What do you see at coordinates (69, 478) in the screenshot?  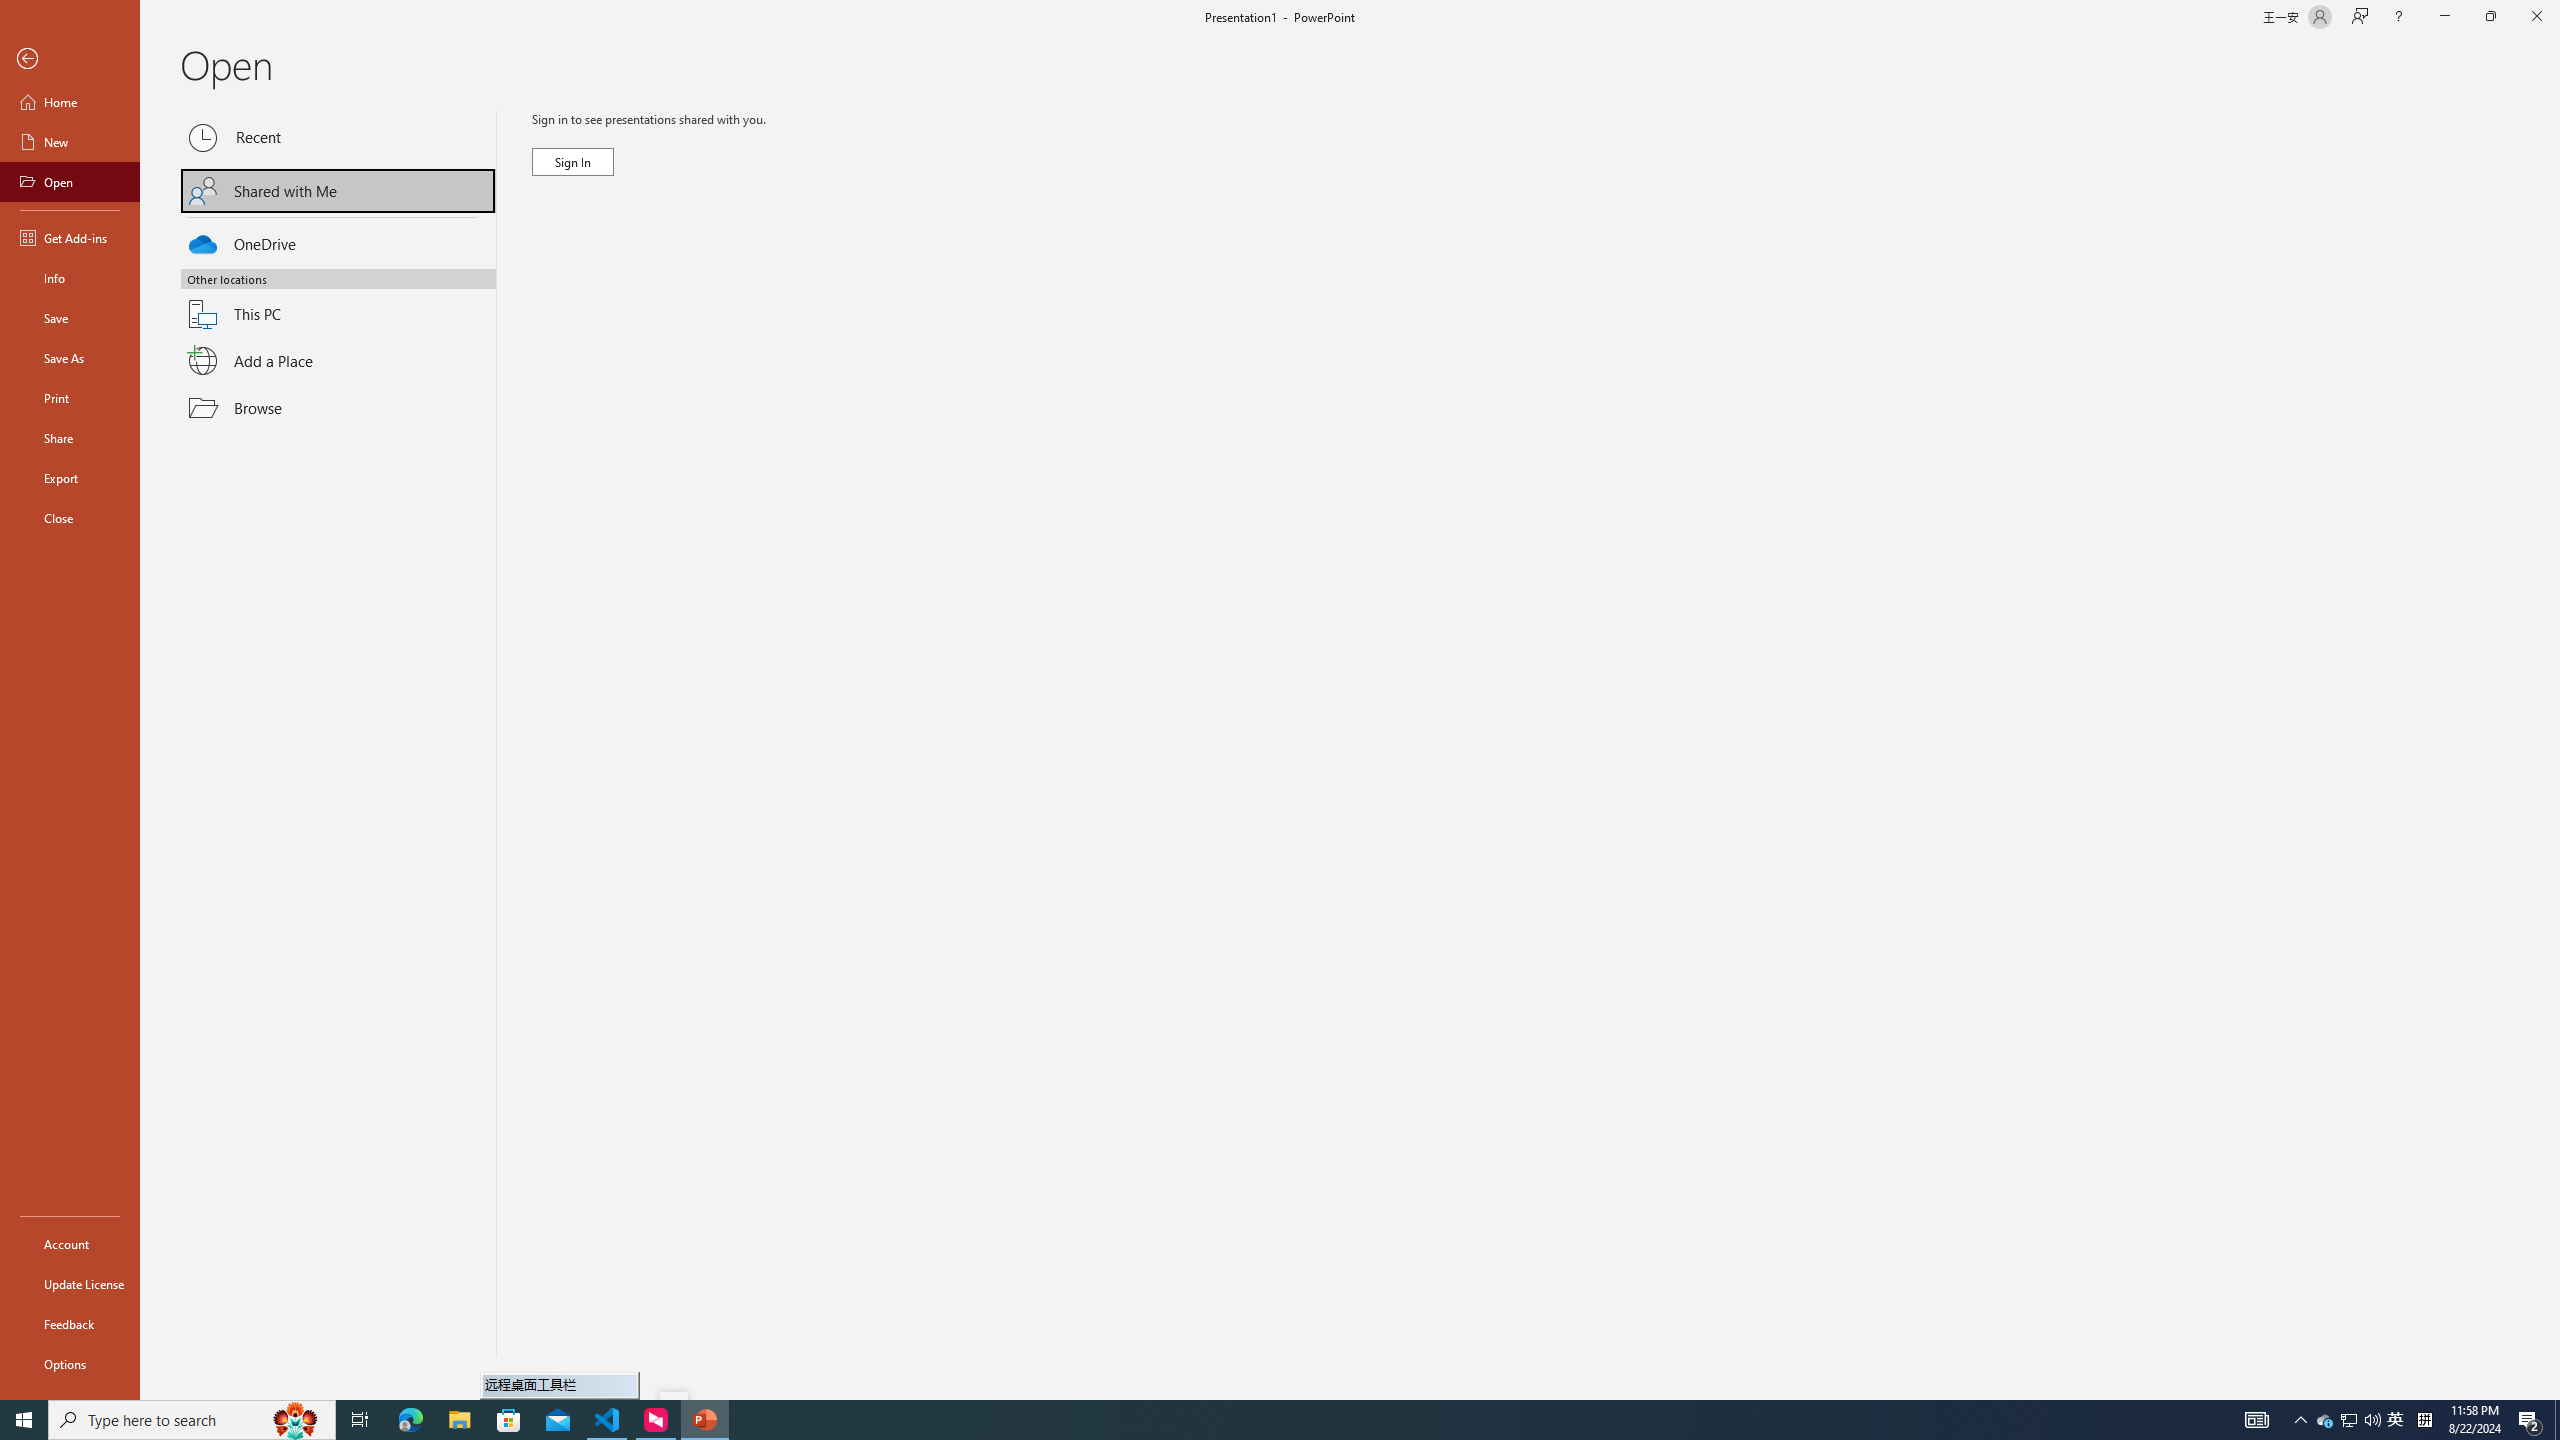 I see `'Export'` at bounding box center [69, 478].